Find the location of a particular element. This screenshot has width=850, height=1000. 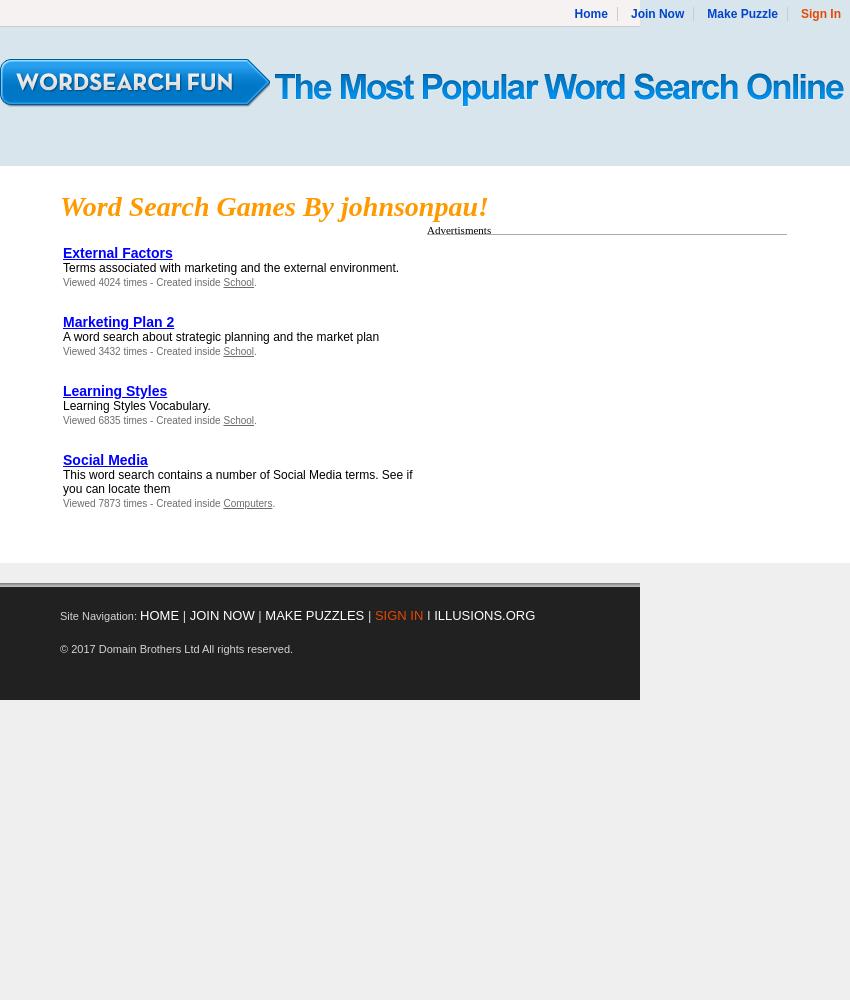

'Terms associated with marketing and the external environment.' is located at coordinates (231, 268).